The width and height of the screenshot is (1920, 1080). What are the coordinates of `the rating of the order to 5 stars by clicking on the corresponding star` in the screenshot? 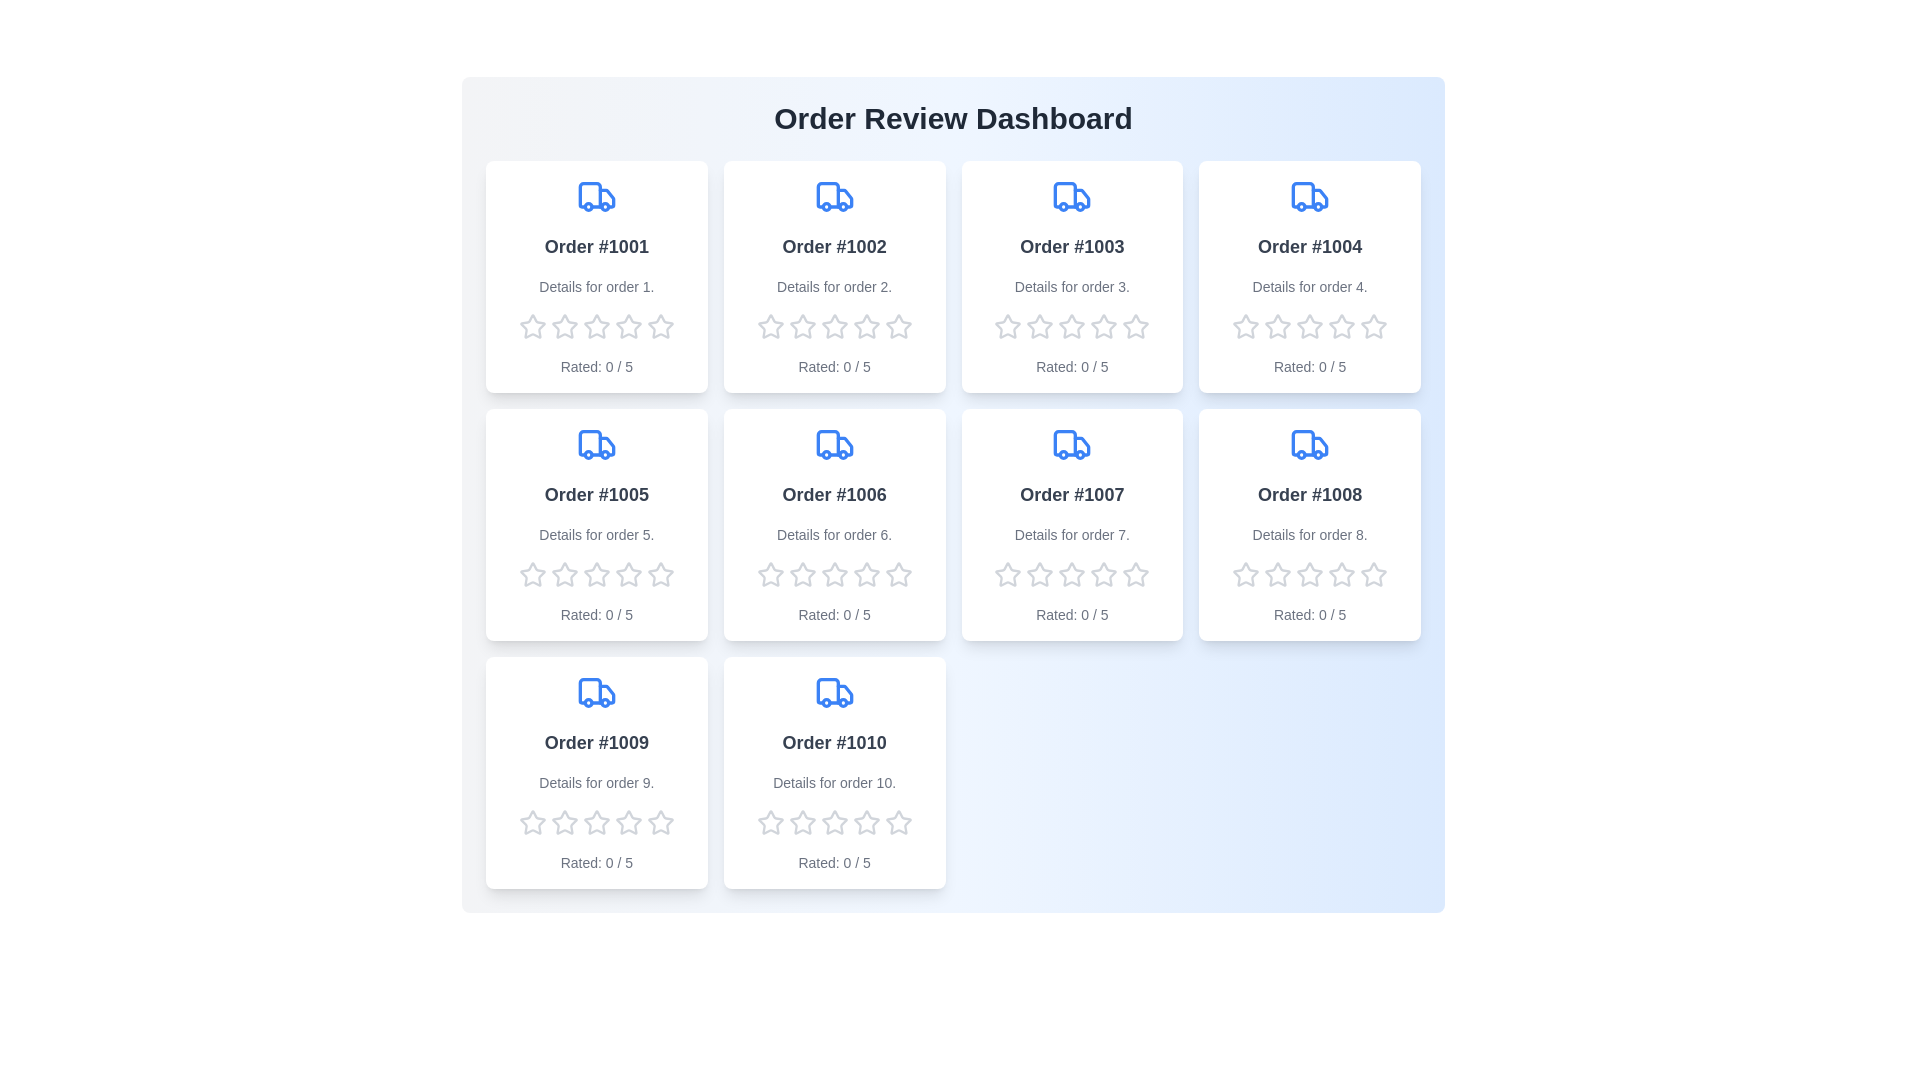 It's located at (660, 326).